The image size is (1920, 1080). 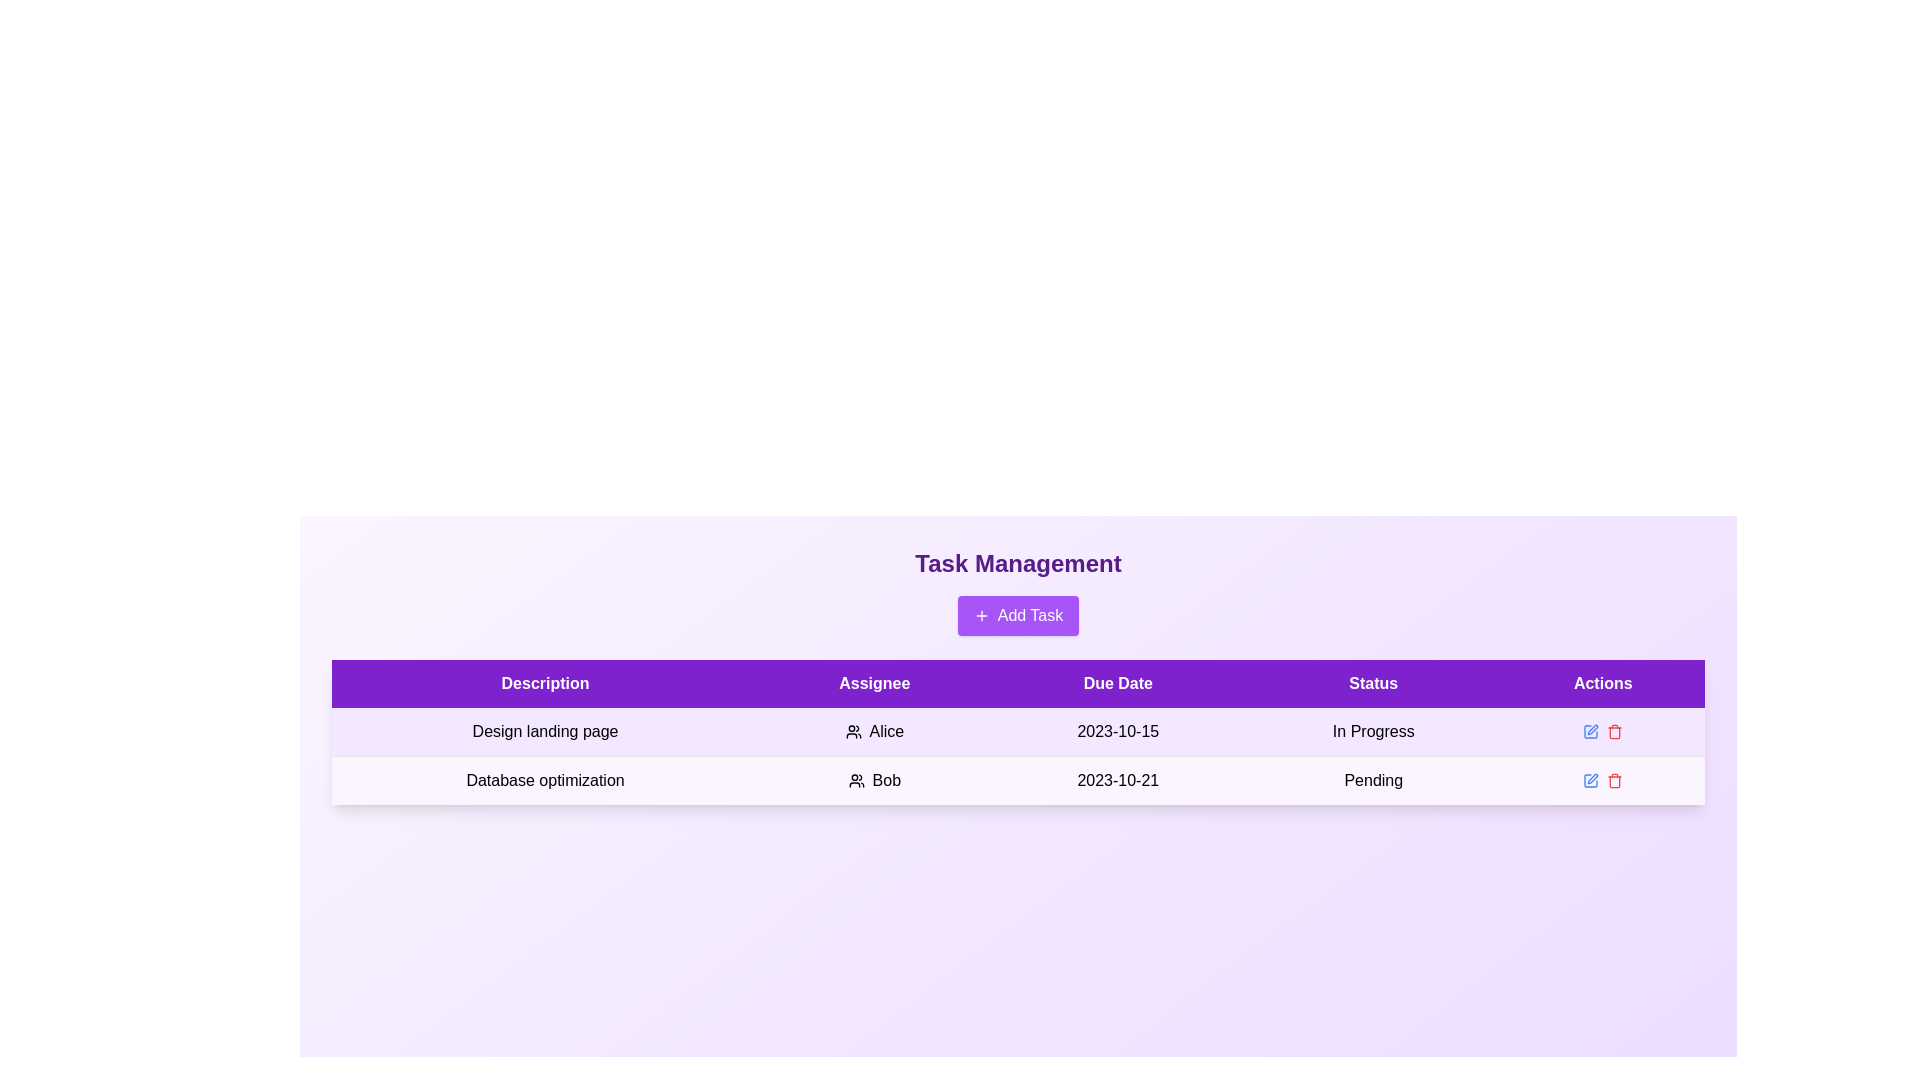 What do you see at coordinates (853, 732) in the screenshot?
I see `the graphical icon representing user silhouettes in the 'Assignee' column of the task management table, adjacent to 'Alice' in the row for 'Design landing page'` at bounding box center [853, 732].